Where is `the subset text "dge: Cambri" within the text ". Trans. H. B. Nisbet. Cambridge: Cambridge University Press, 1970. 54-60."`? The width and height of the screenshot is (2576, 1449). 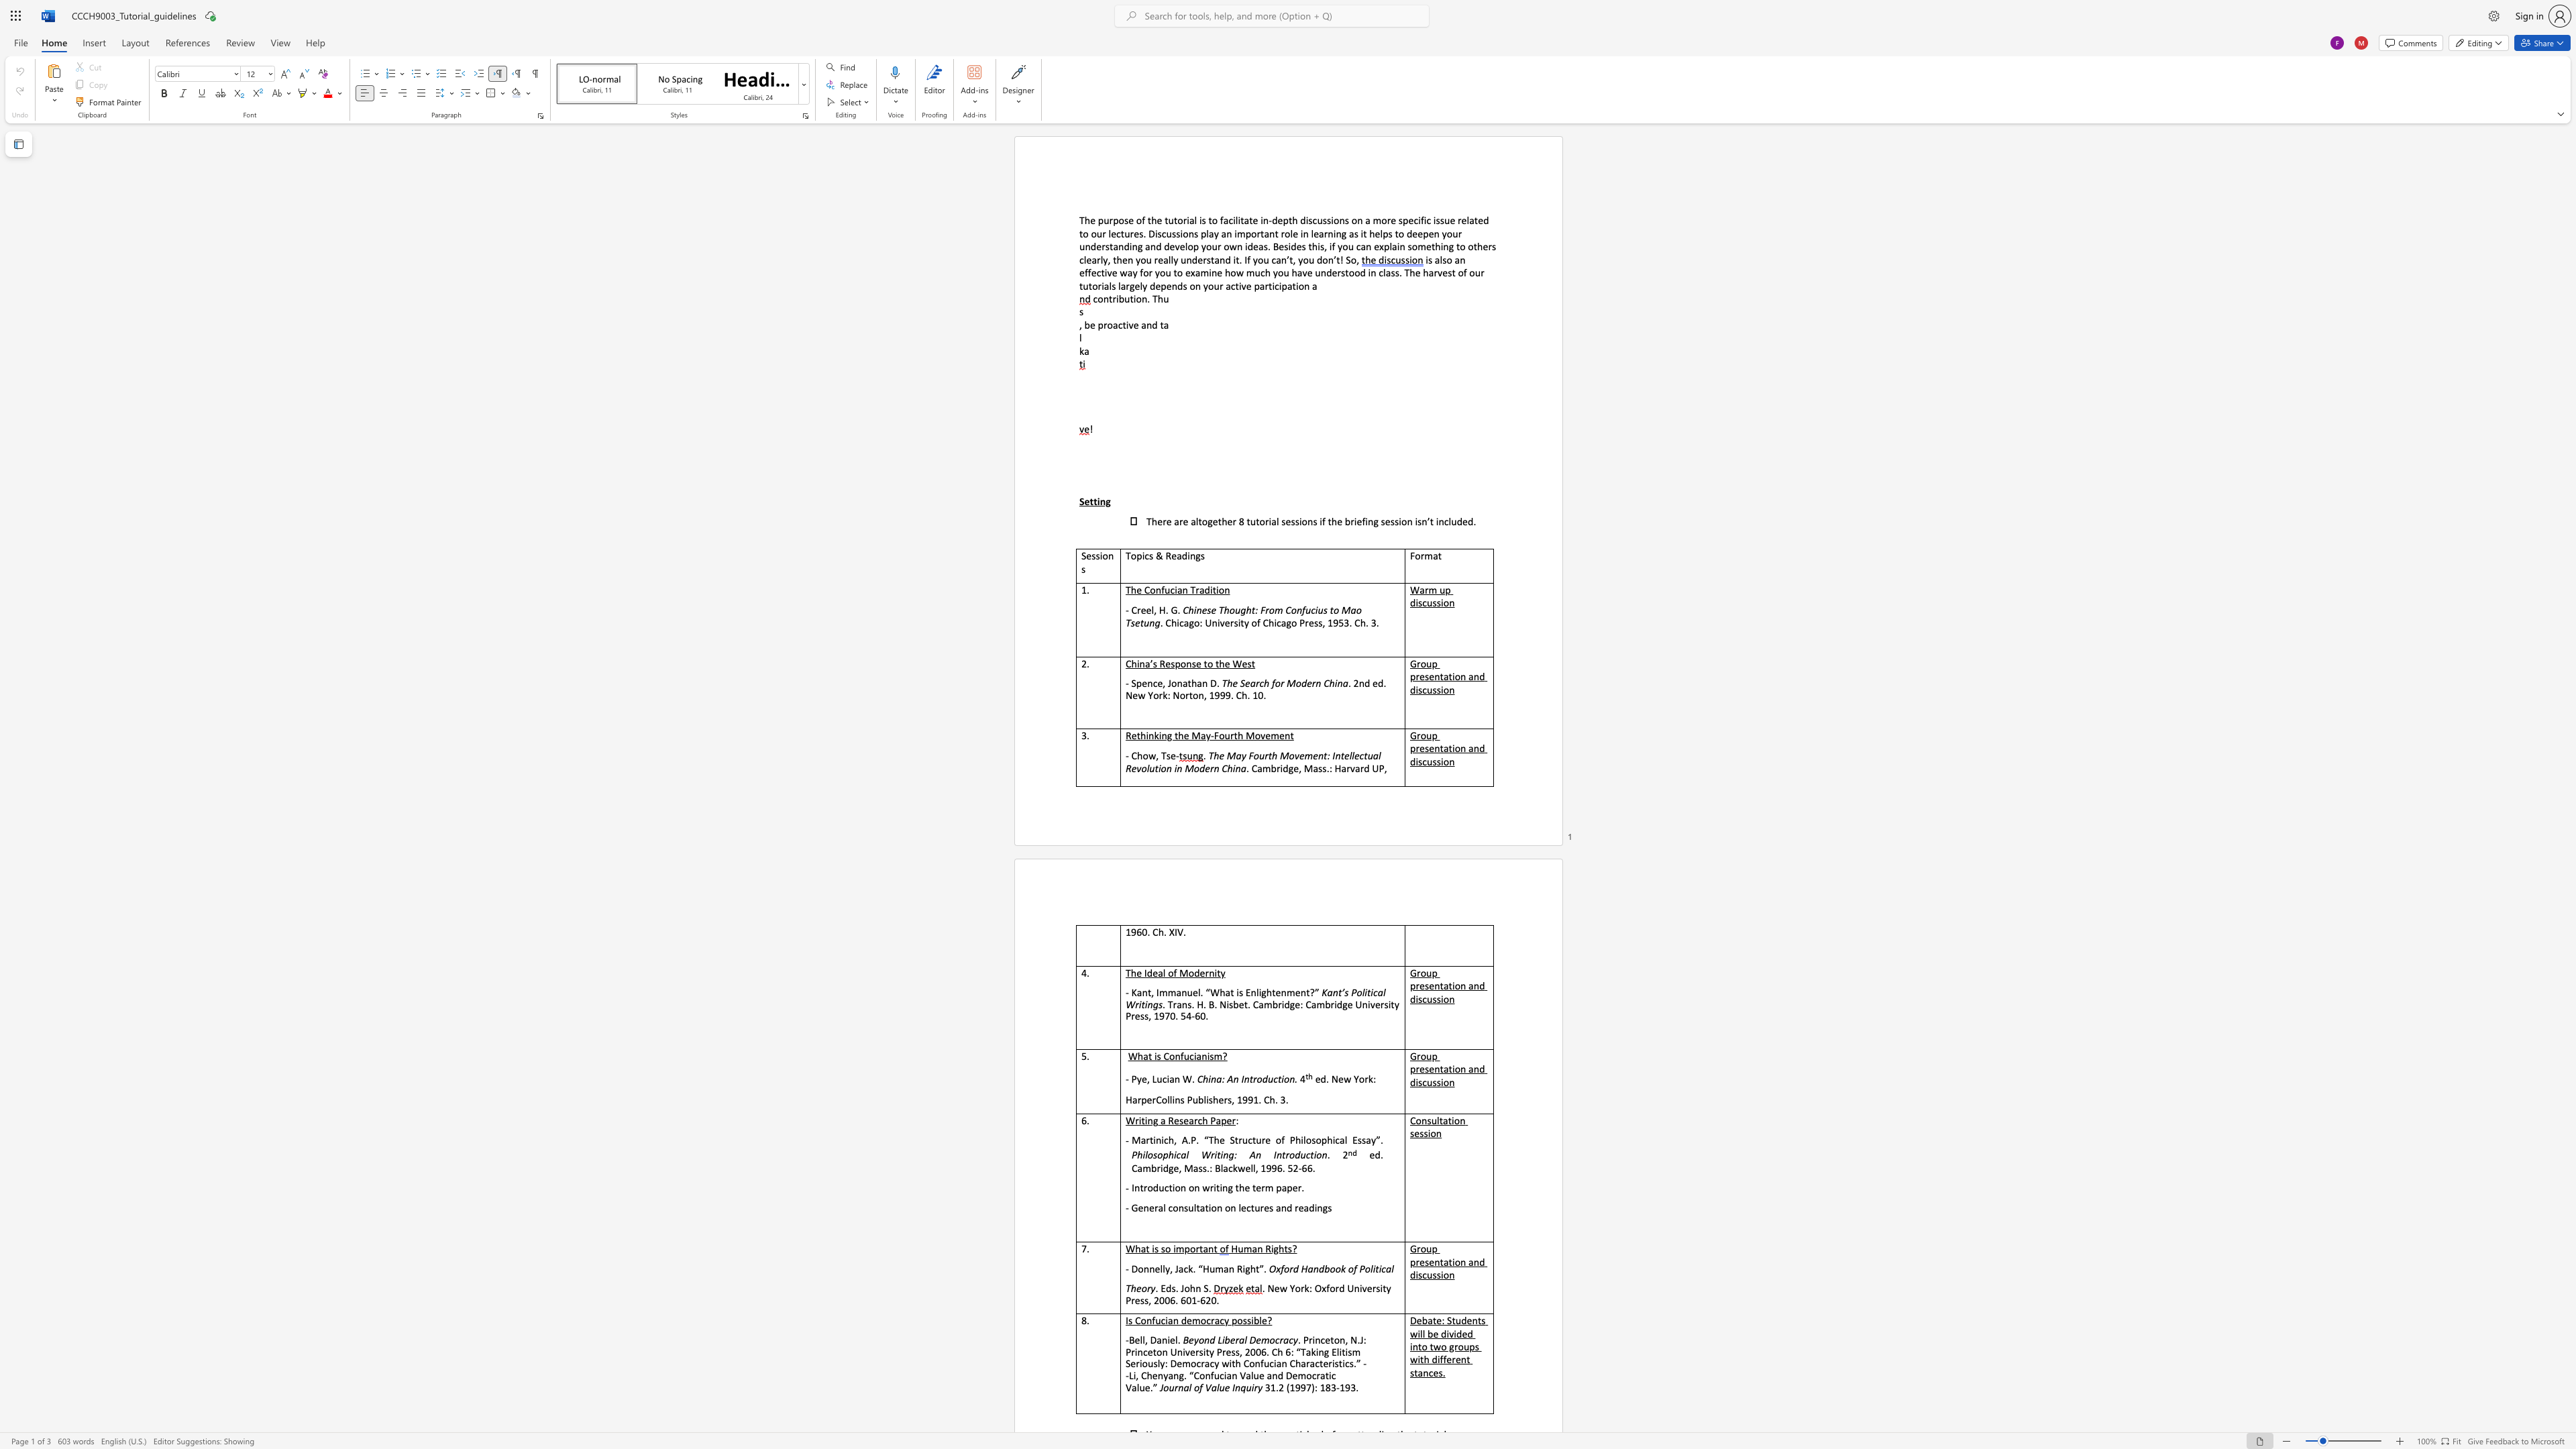
the subset text "dge: Cambri" within the text ". Trans. H. B. Nisbet. Cambridge: Cambridge University Press, 1970. 54-60." is located at coordinates (1283, 1004).